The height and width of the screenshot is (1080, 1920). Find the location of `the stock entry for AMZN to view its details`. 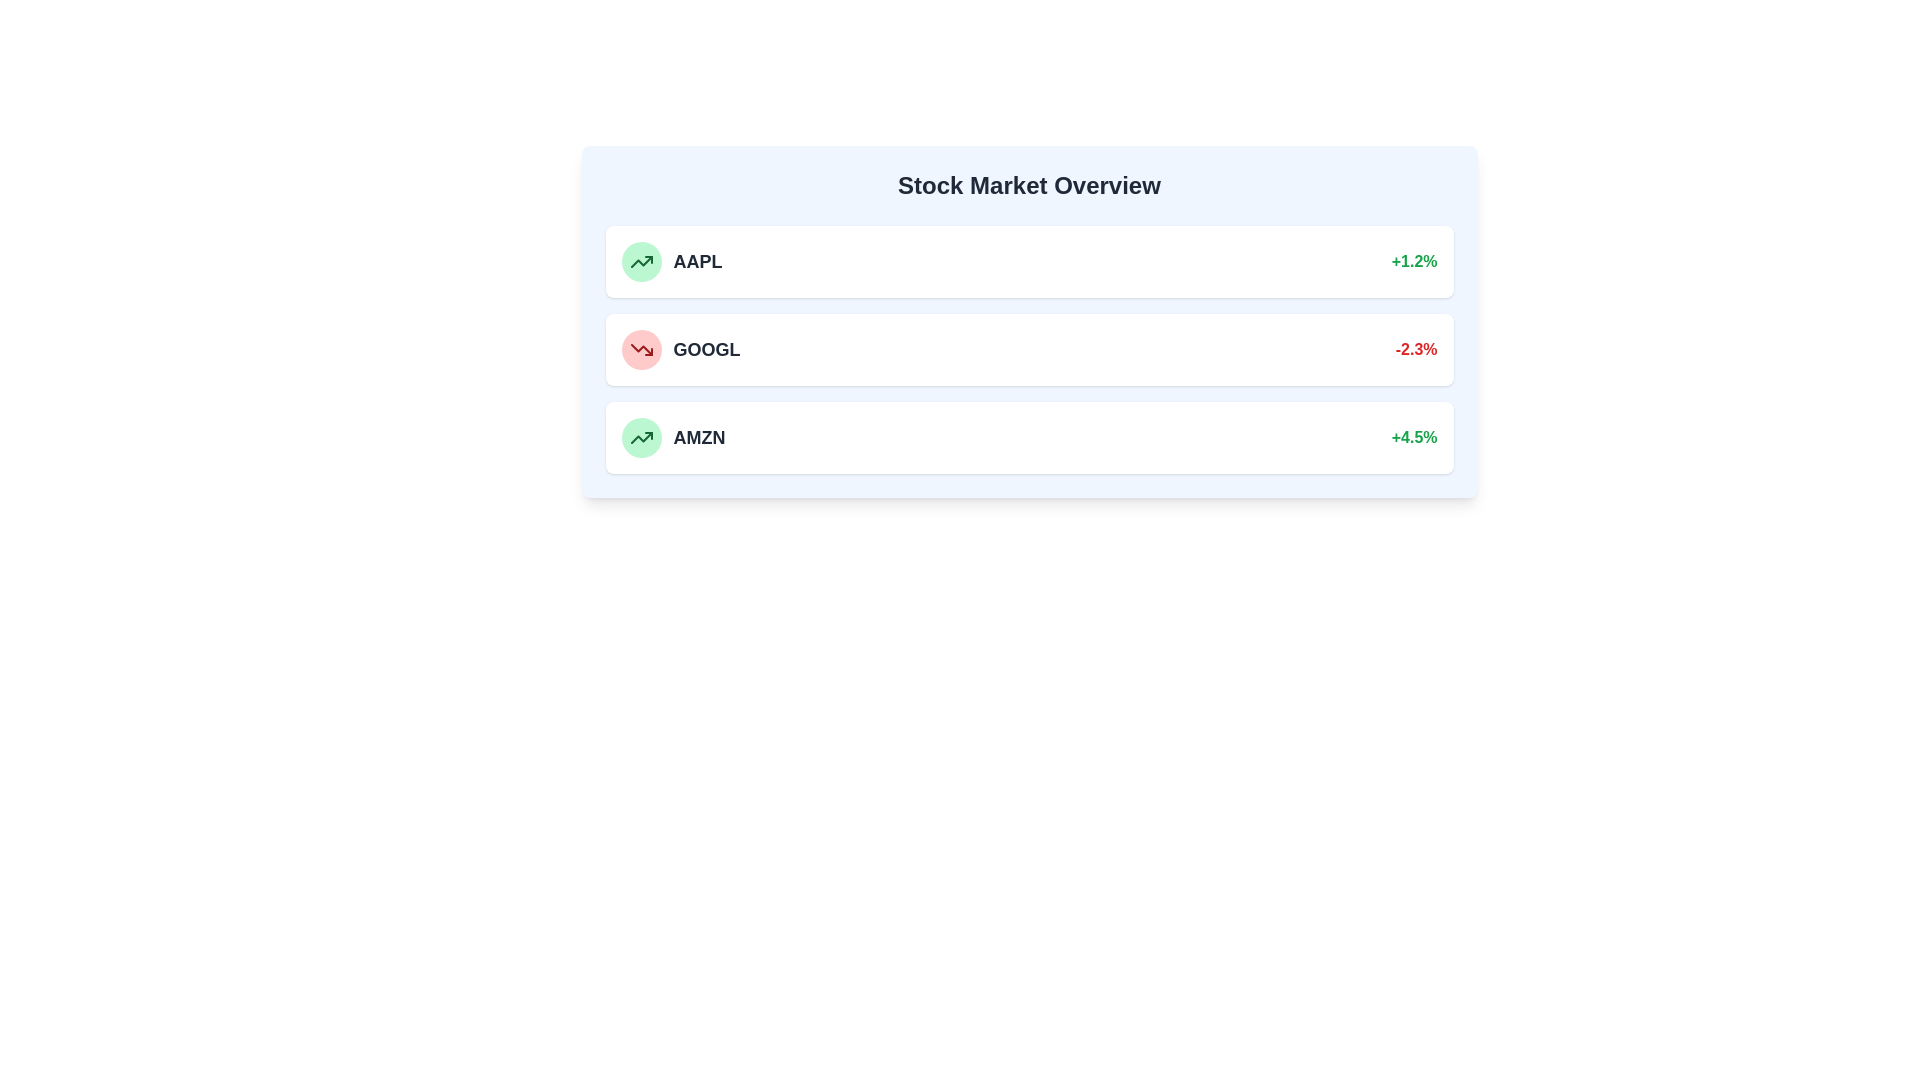

the stock entry for AMZN to view its details is located at coordinates (1029, 437).